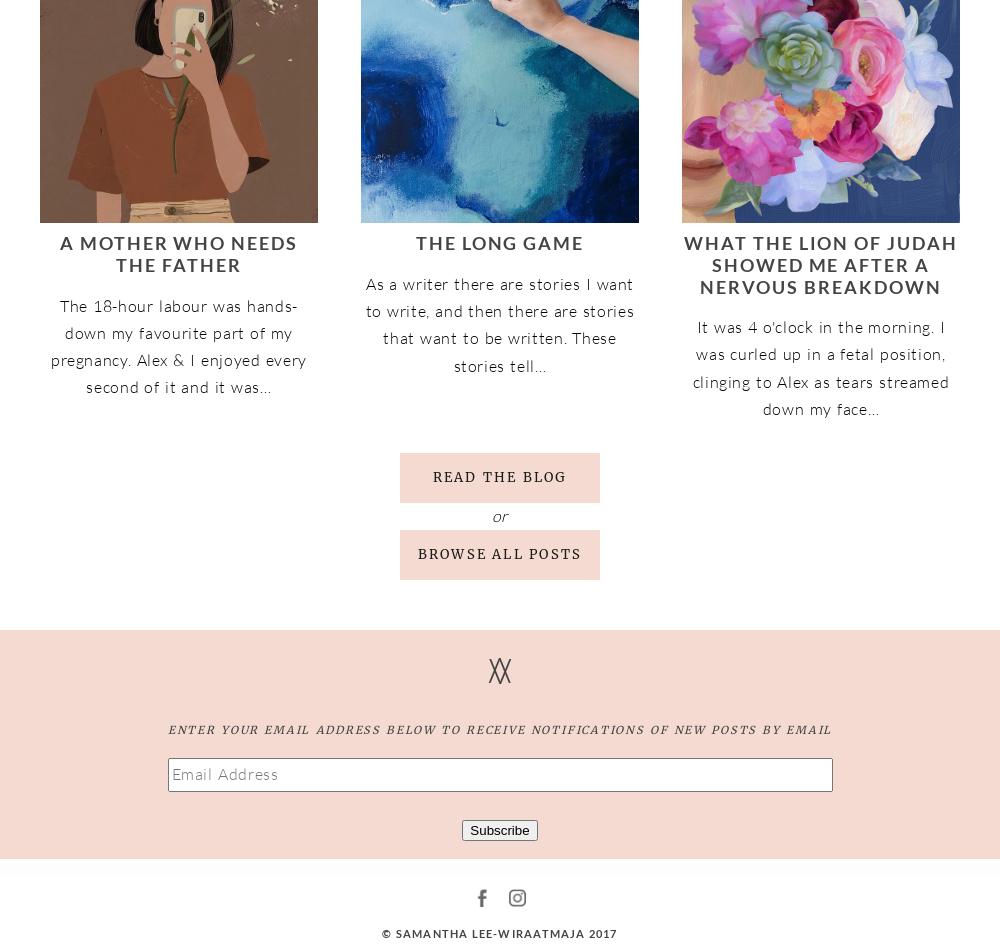  Describe the element at coordinates (498, 553) in the screenshot. I see `'Browse All Posts'` at that location.